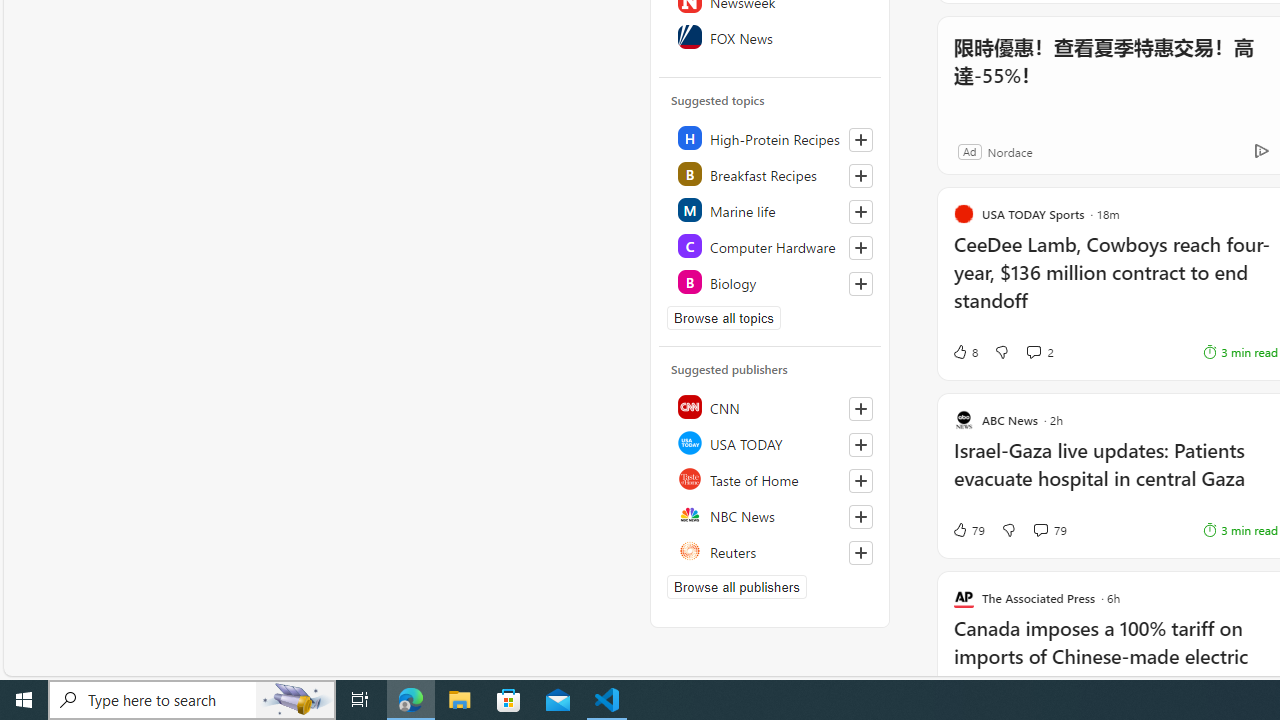 The image size is (1280, 720). Describe the element at coordinates (770, 479) in the screenshot. I see `'Taste of Home'` at that location.